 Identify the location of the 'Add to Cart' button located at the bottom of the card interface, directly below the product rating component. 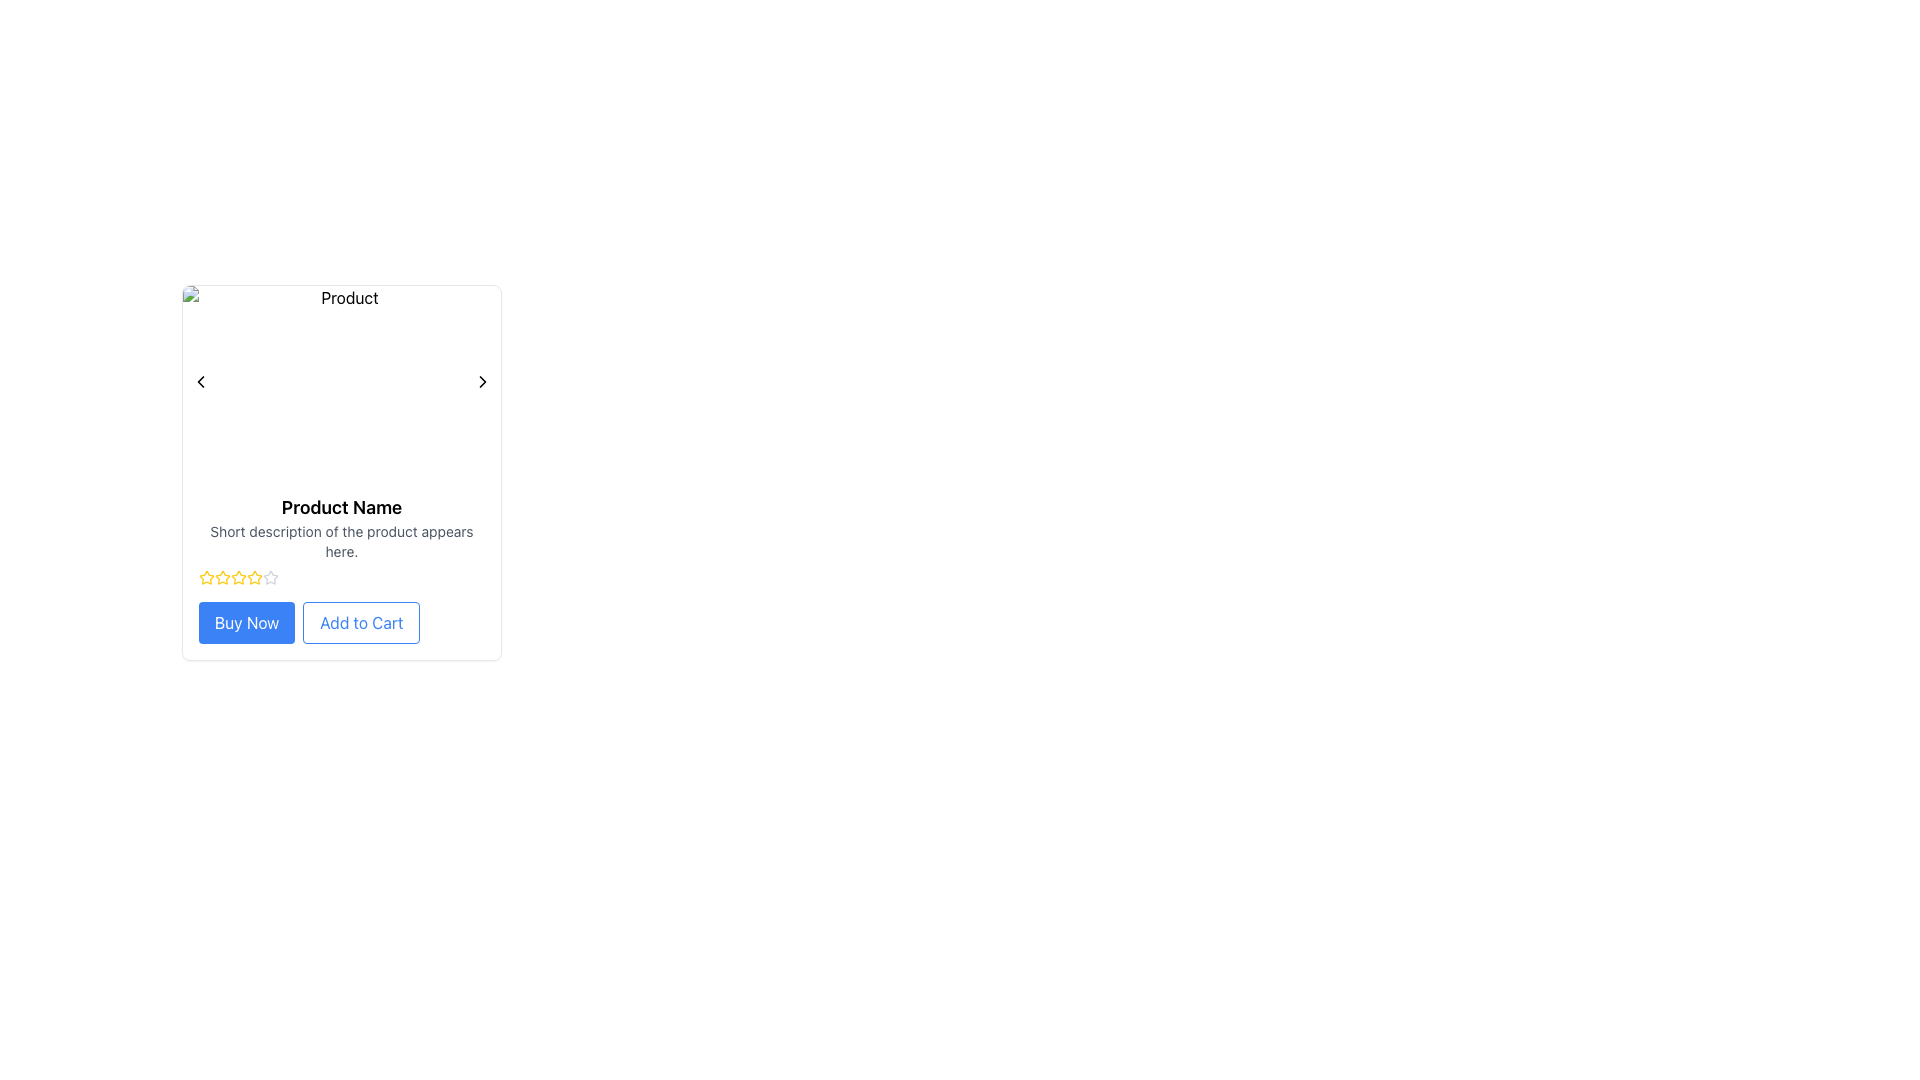
(341, 622).